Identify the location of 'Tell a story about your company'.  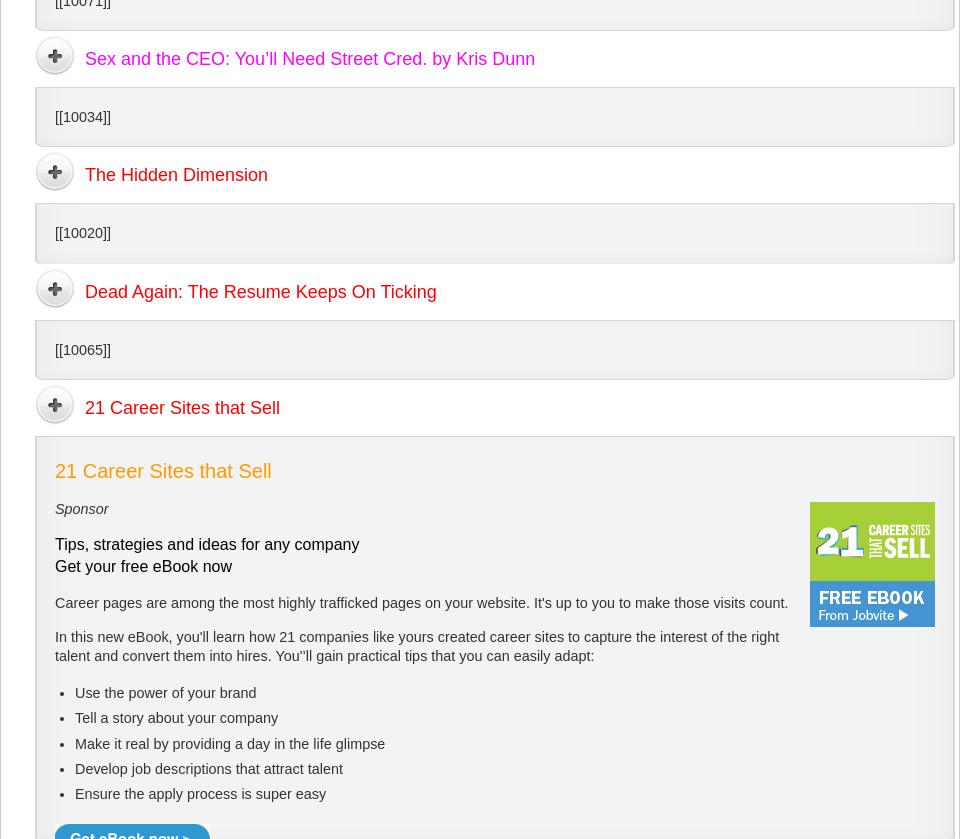
(175, 717).